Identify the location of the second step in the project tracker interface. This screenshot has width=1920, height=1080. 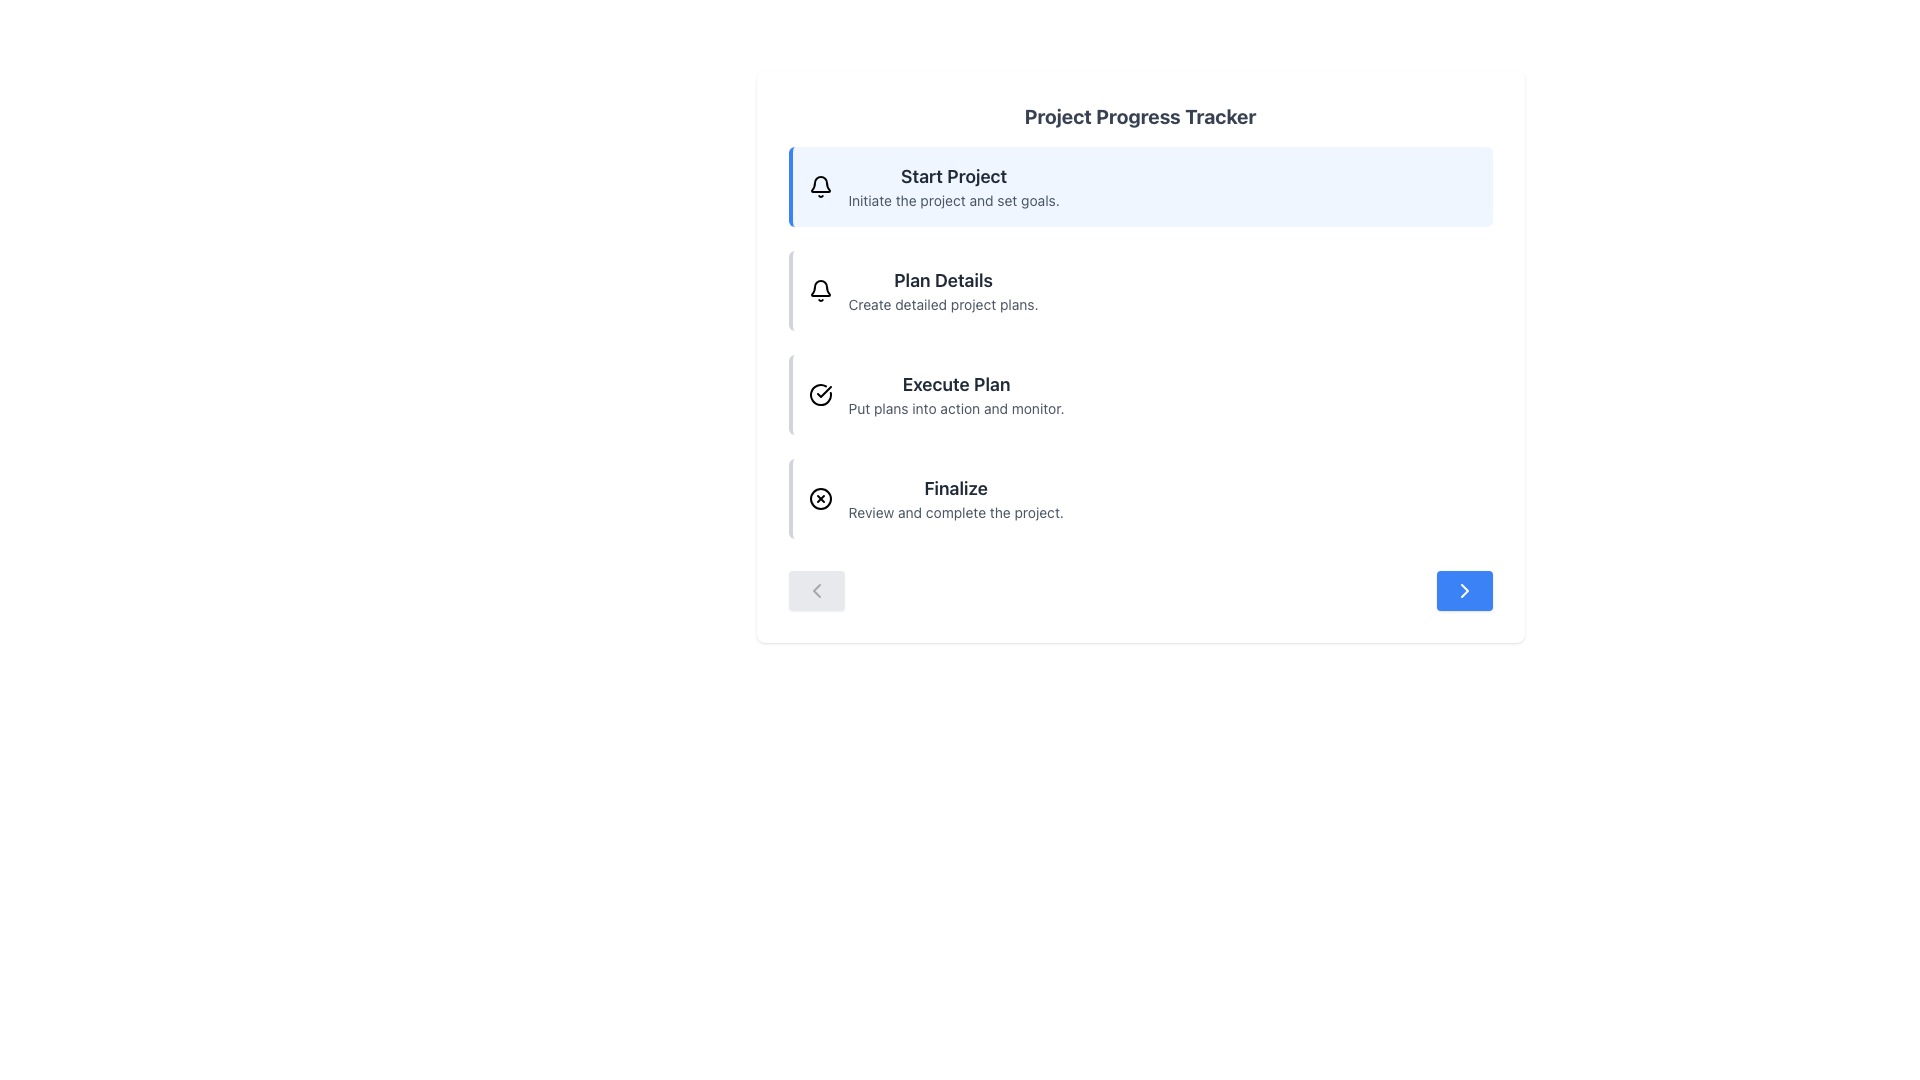
(1140, 290).